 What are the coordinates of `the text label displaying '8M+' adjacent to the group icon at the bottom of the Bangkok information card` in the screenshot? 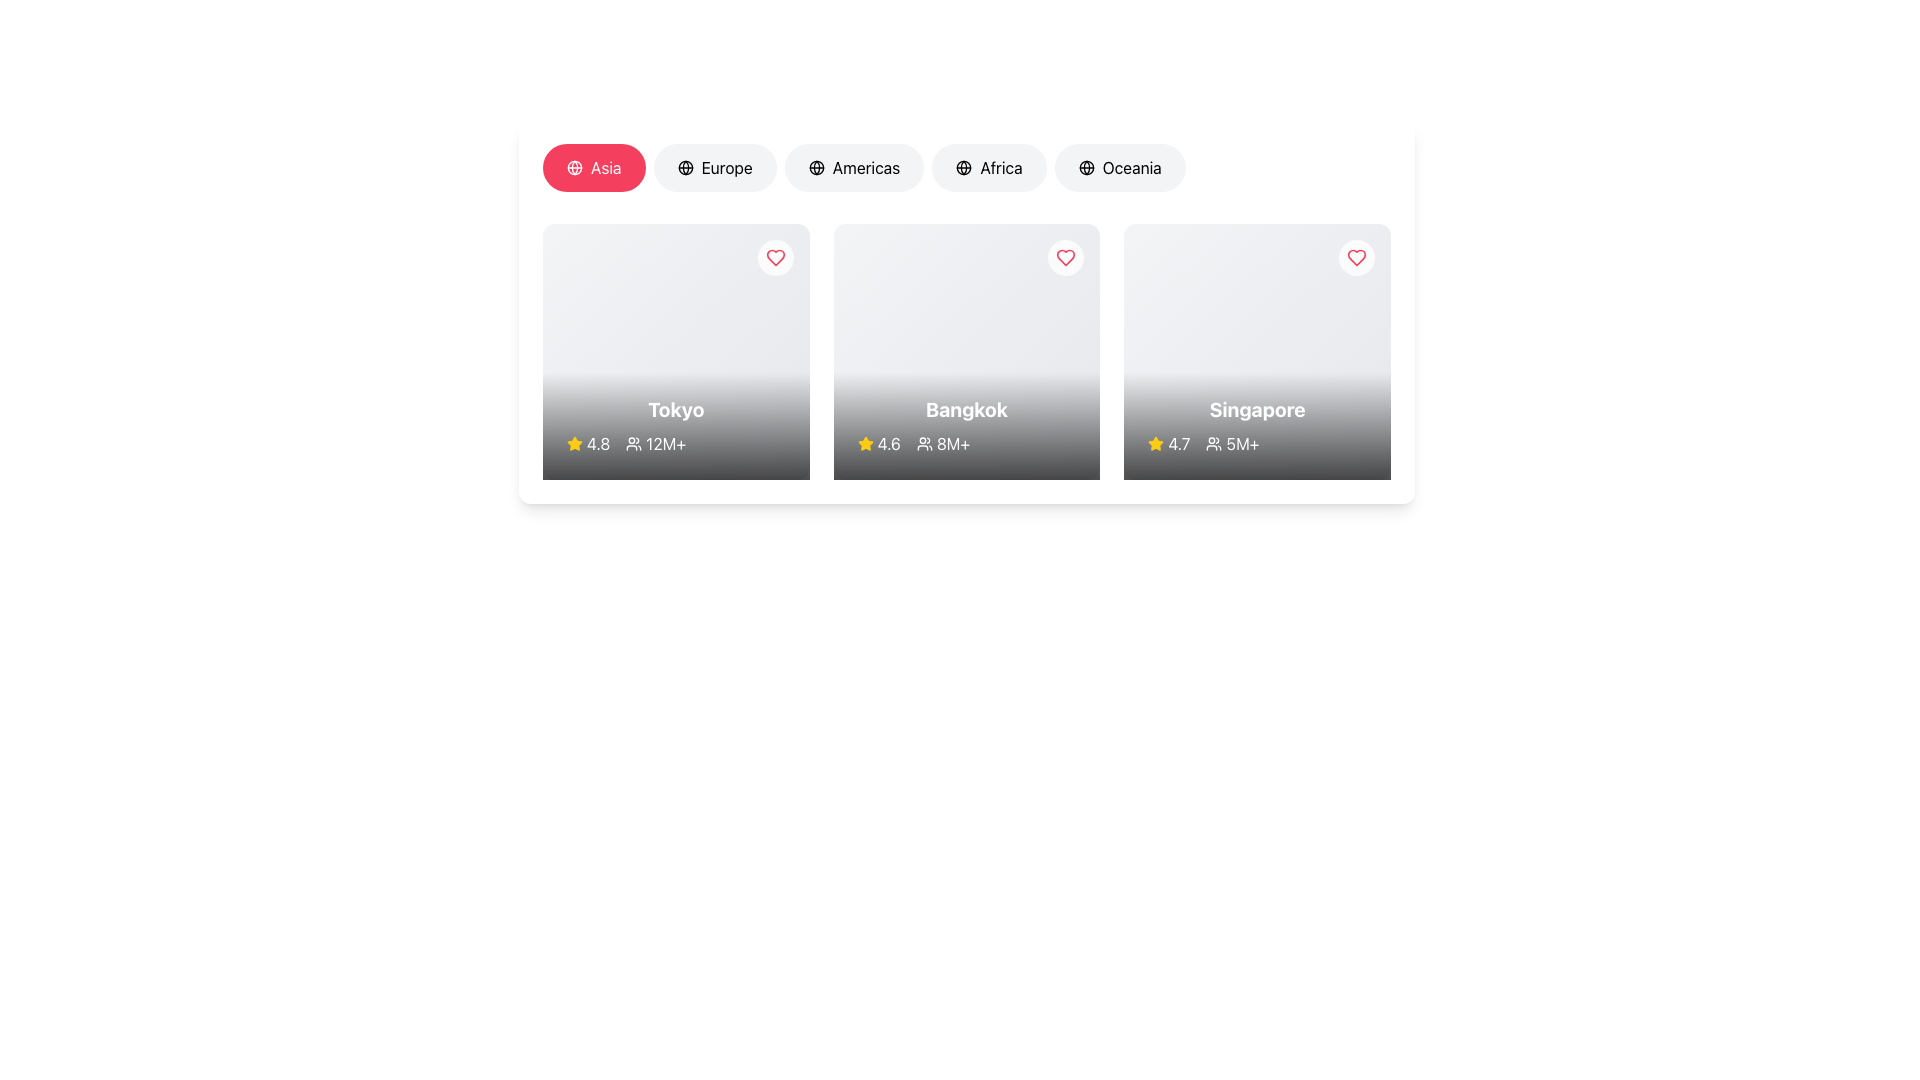 It's located at (966, 442).